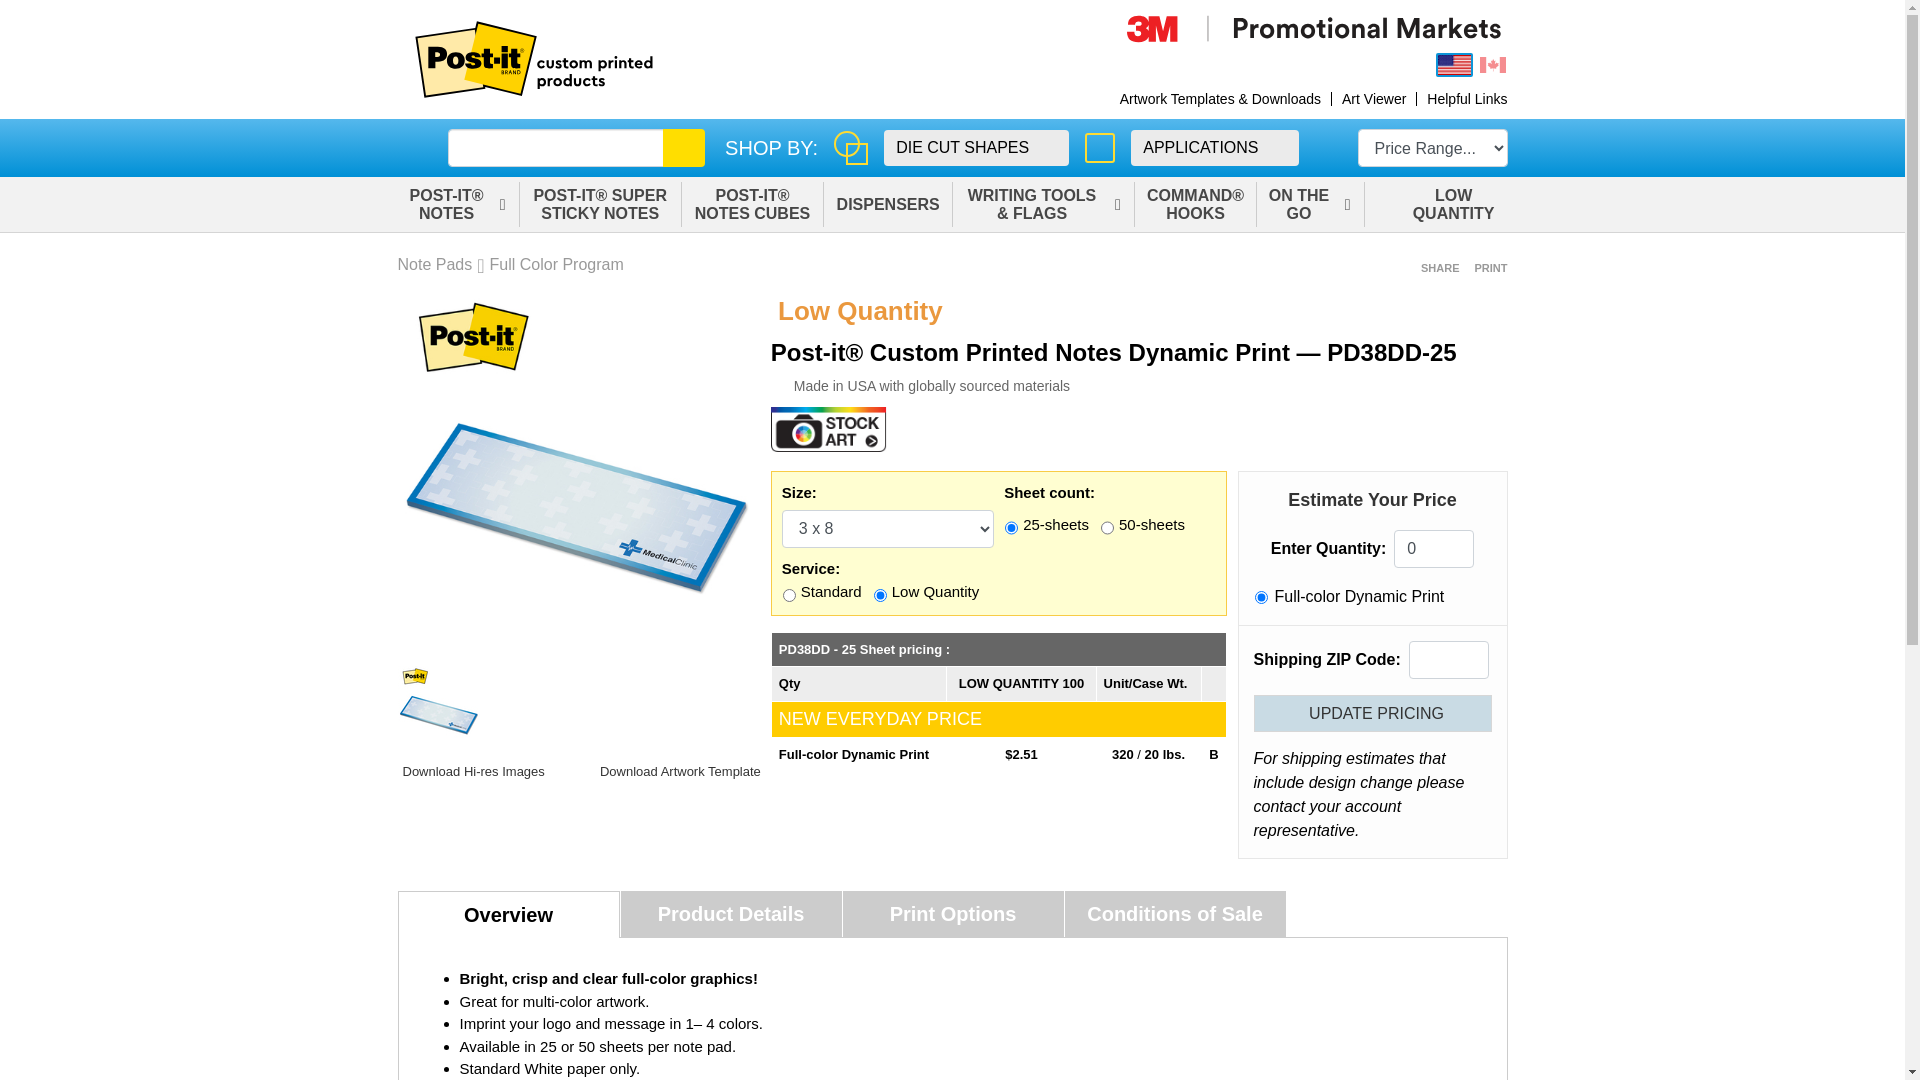 The height and width of the screenshot is (1080, 1920). I want to click on 'Art Viewer', so click(1372, 99).